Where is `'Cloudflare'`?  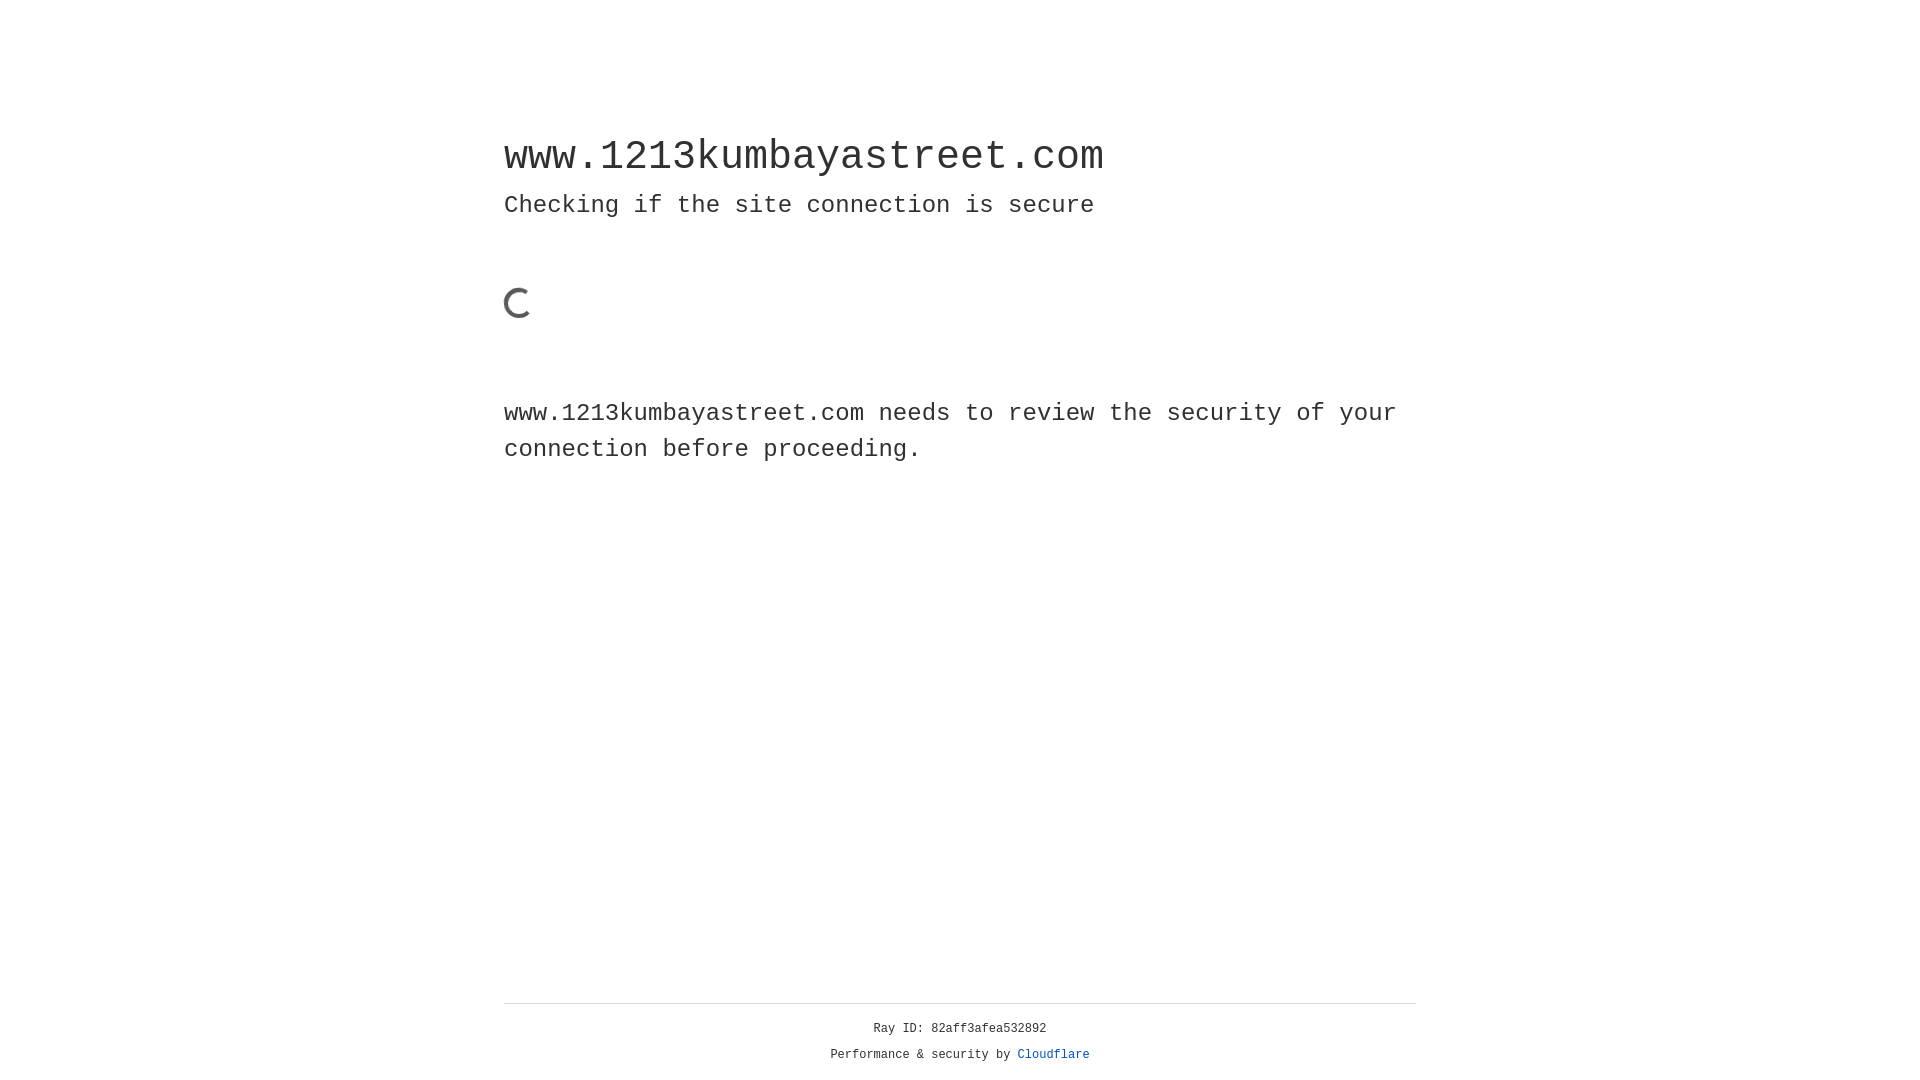
'Cloudflare' is located at coordinates (1053, 1054).